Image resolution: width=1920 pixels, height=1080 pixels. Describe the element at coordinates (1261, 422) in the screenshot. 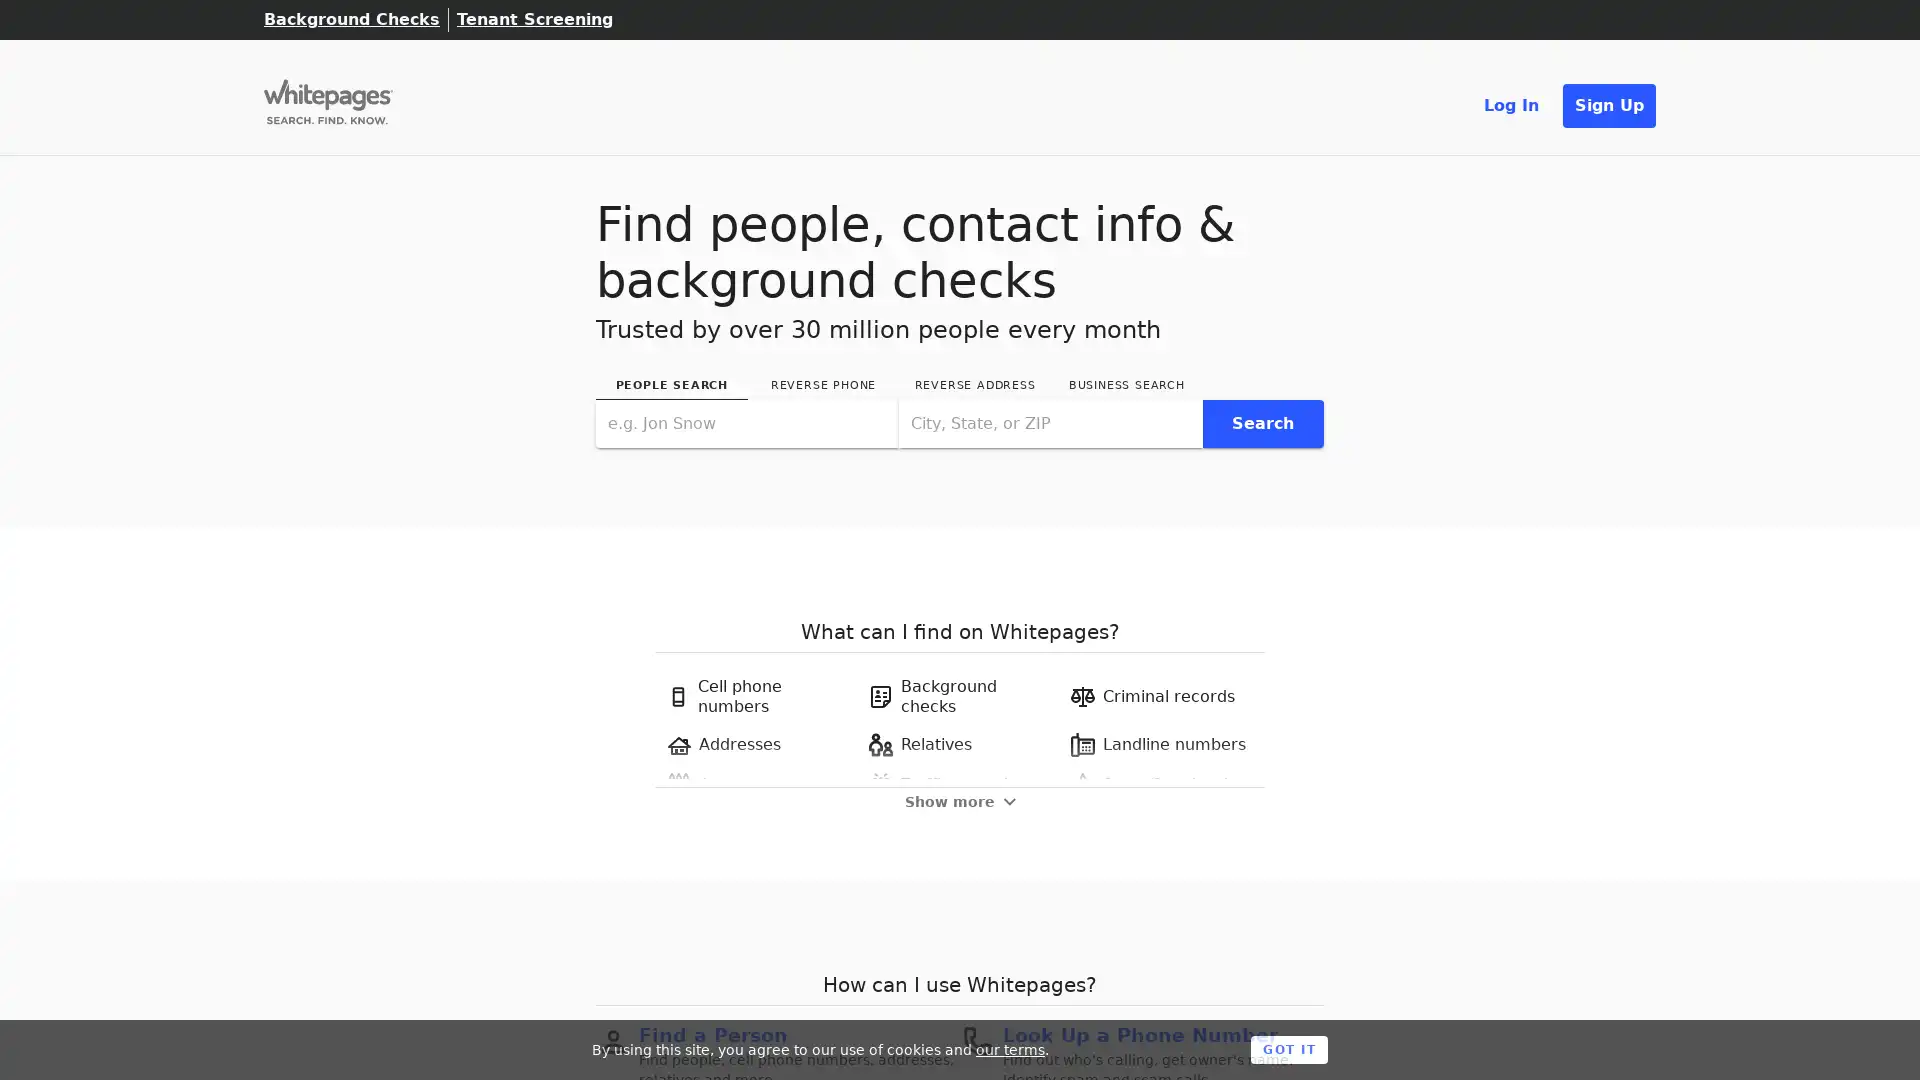

I see `Search` at that location.